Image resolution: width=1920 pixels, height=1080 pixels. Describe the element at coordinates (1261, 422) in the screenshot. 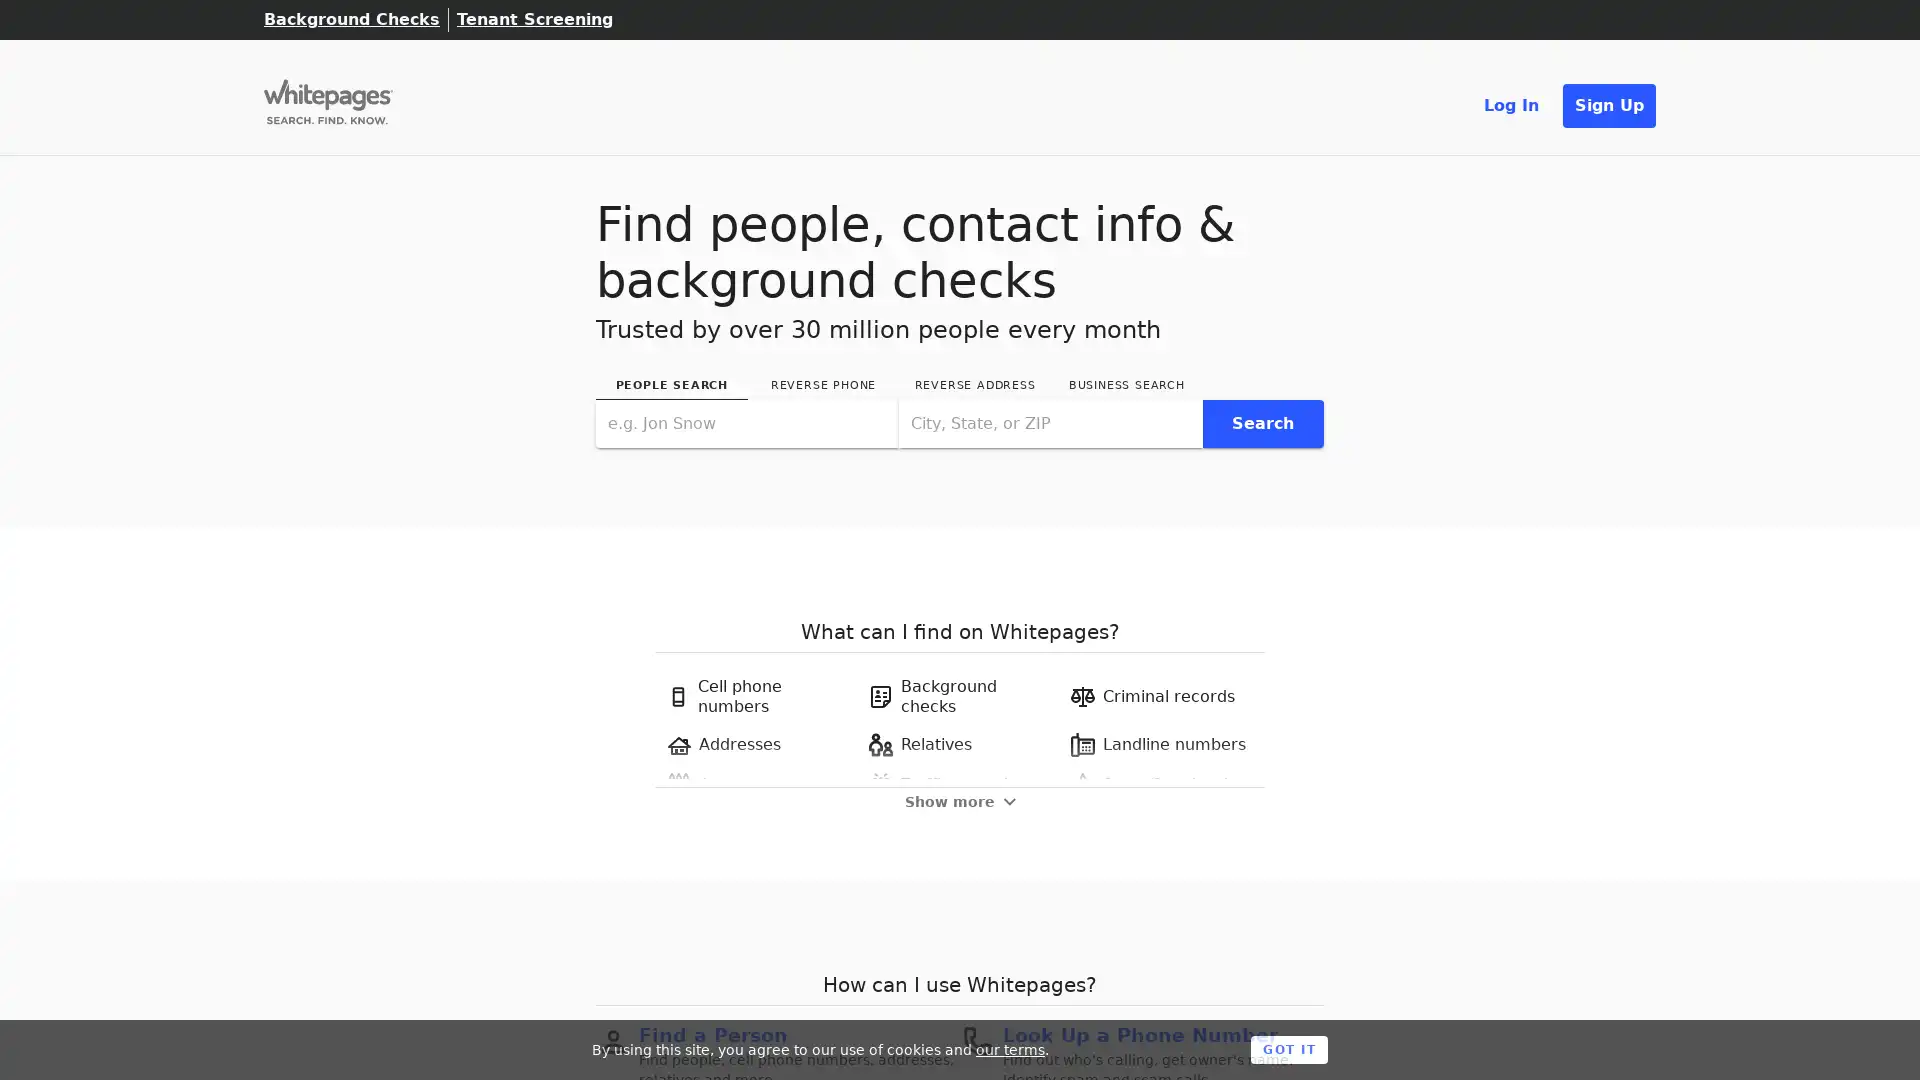

I see `Search` at that location.